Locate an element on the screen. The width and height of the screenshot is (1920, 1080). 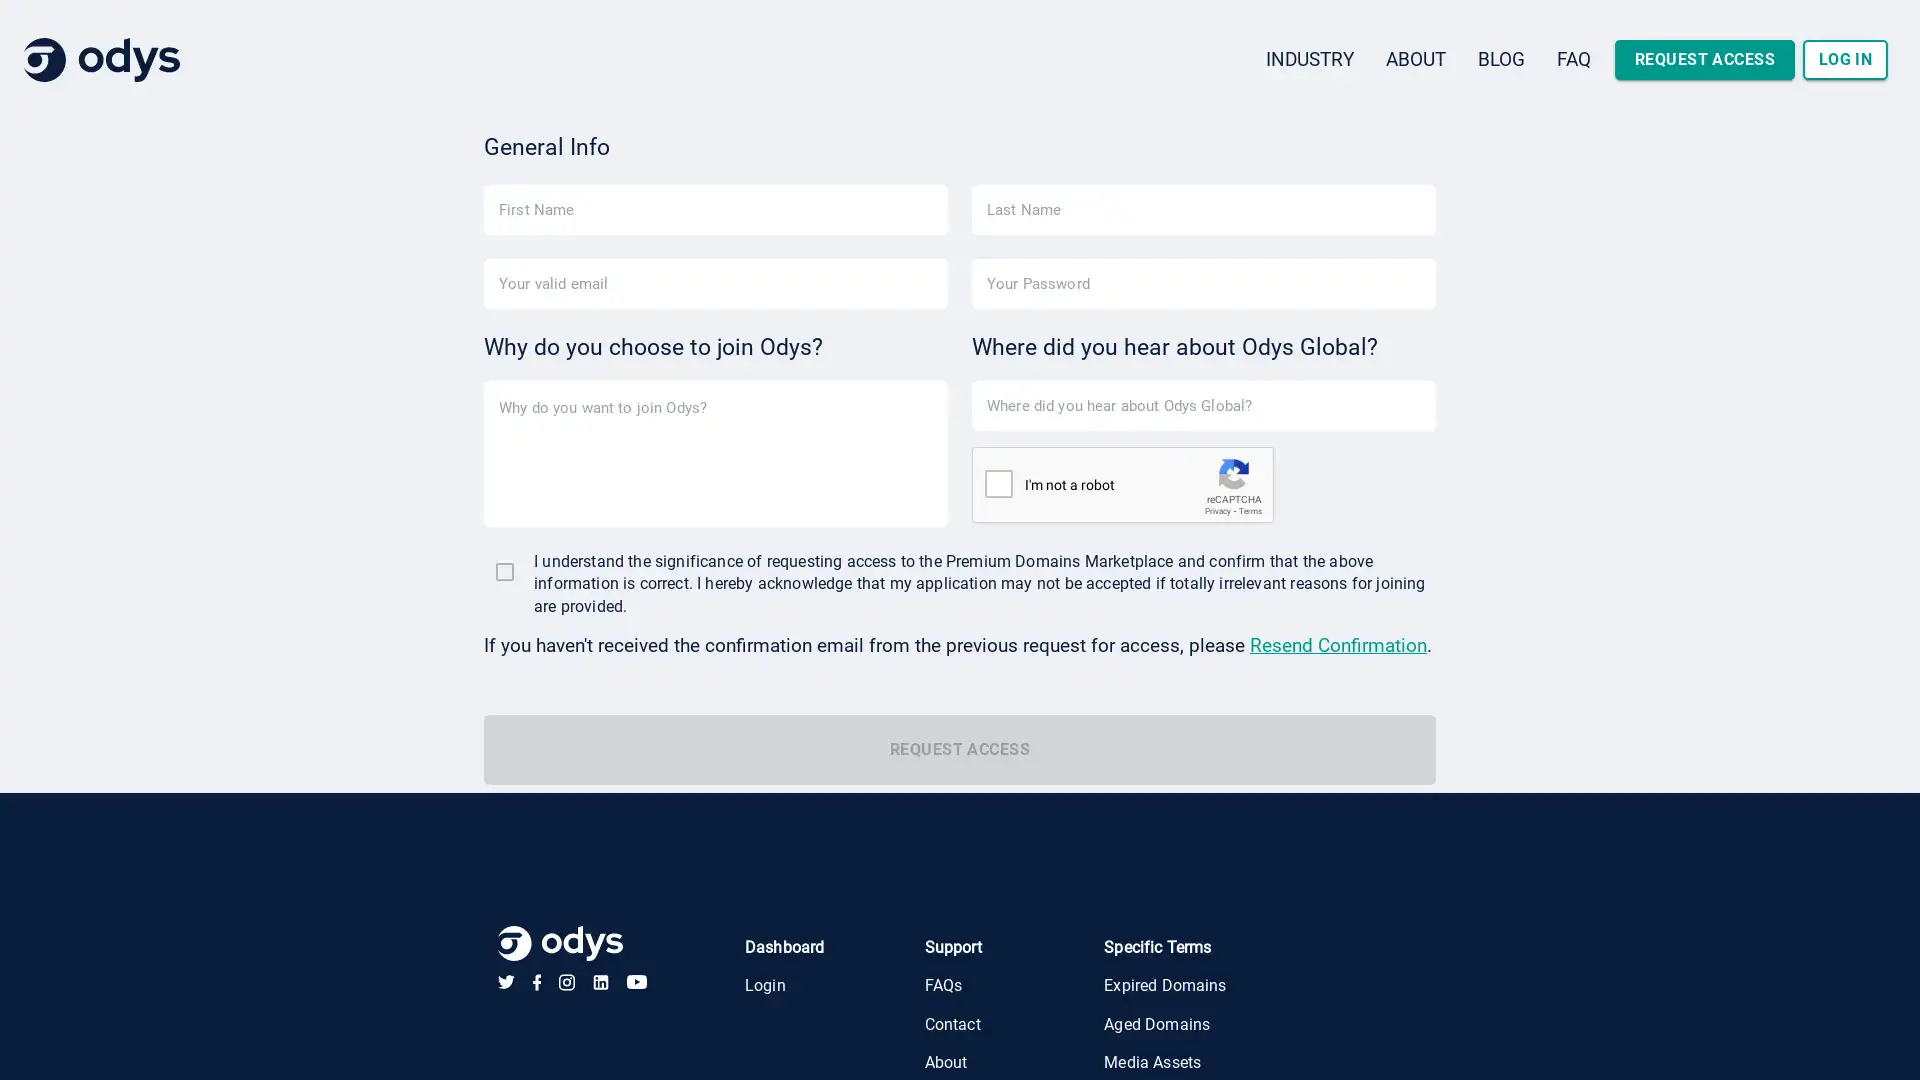
REQUEST ACCESS is located at coordinates (1703, 59).